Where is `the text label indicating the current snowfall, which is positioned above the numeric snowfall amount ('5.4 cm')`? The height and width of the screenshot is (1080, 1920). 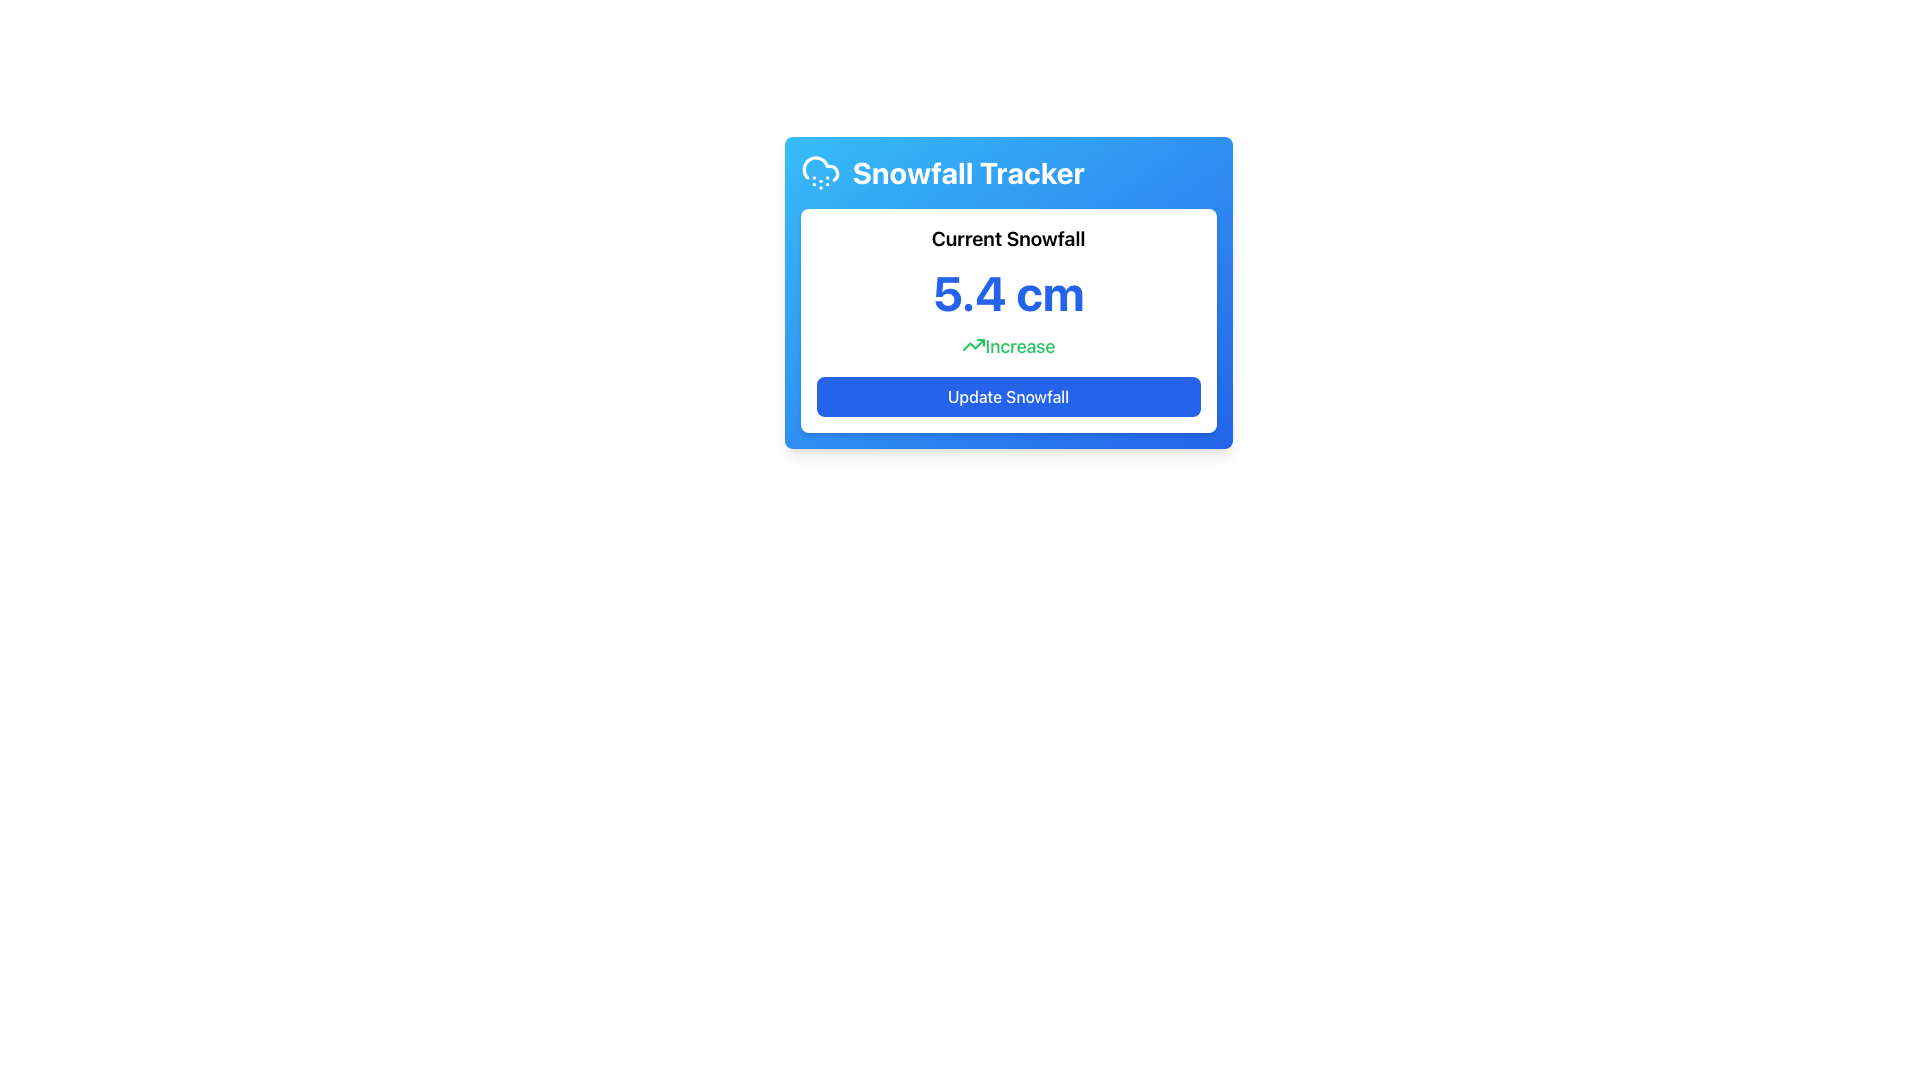
the text label indicating the current snowfall, which is positioned above the numeric snowfall amount ('5.4 cm') is located at coordinates (1008, 238).